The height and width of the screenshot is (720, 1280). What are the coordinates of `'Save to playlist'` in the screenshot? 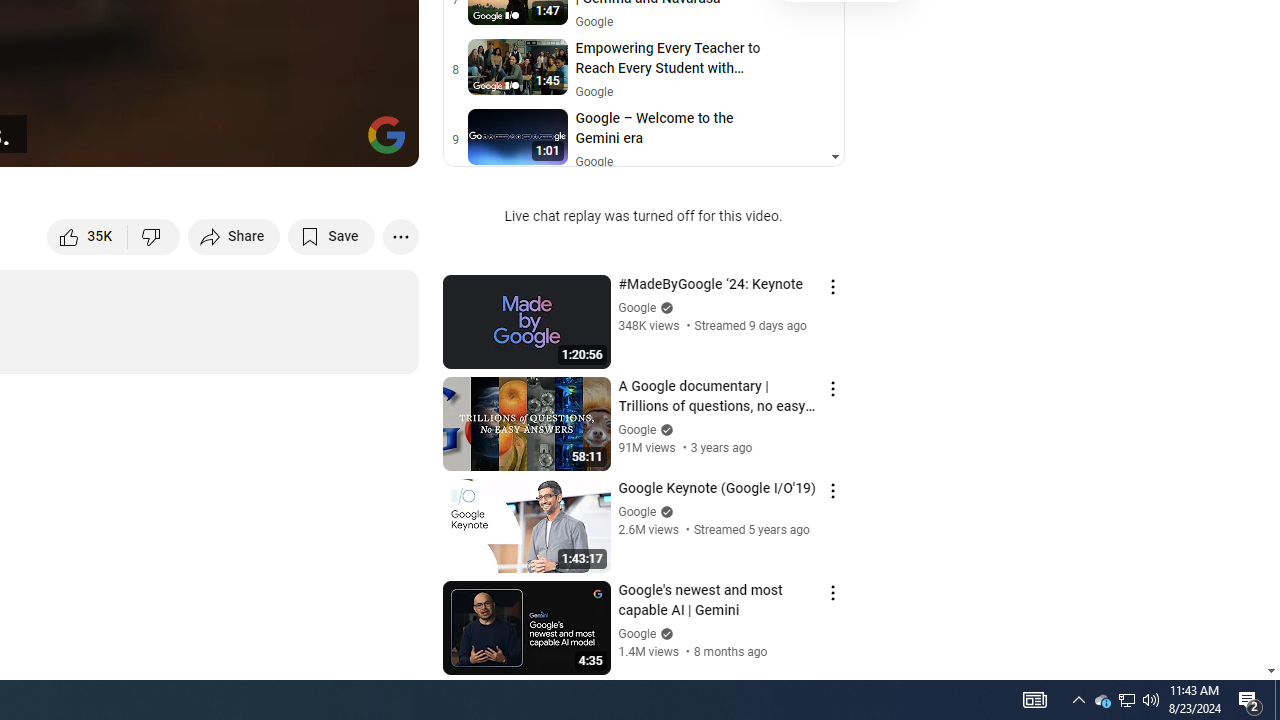 It's located at (331, 235).